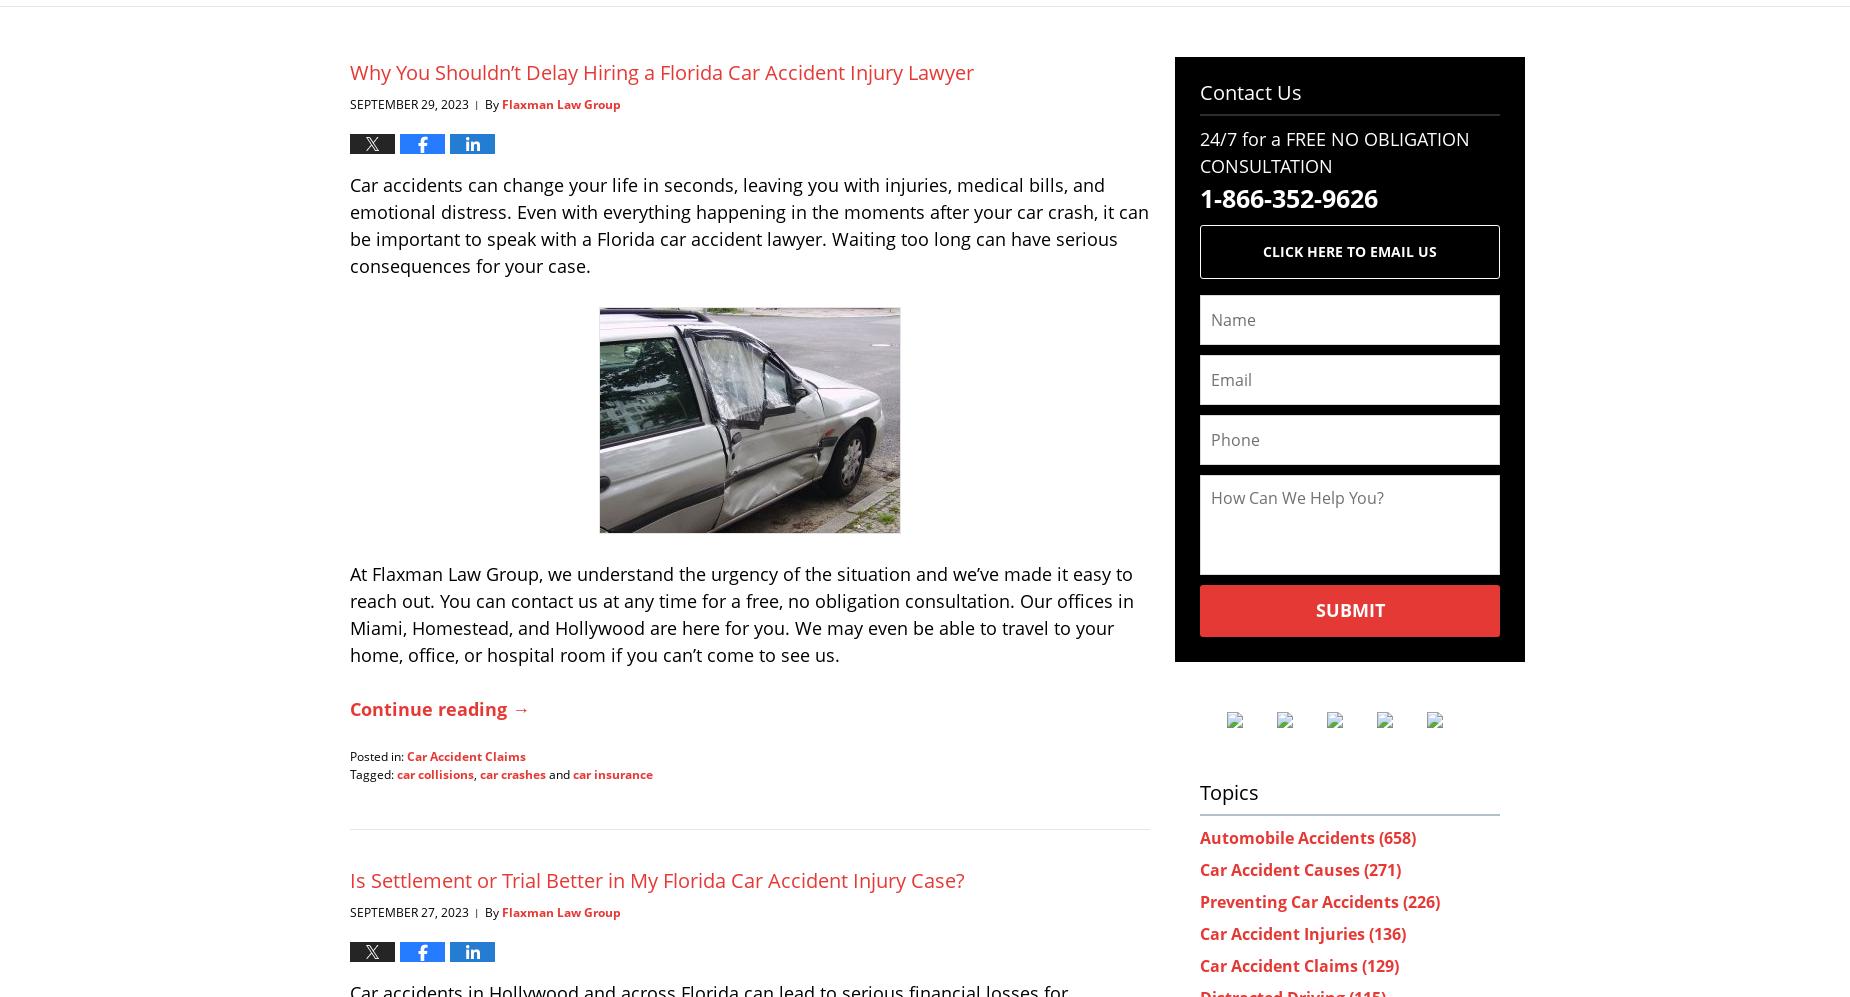 This screenshot has height=997, width=1850. I want to click on 'Car Accident Causes', so click(1281, 867).